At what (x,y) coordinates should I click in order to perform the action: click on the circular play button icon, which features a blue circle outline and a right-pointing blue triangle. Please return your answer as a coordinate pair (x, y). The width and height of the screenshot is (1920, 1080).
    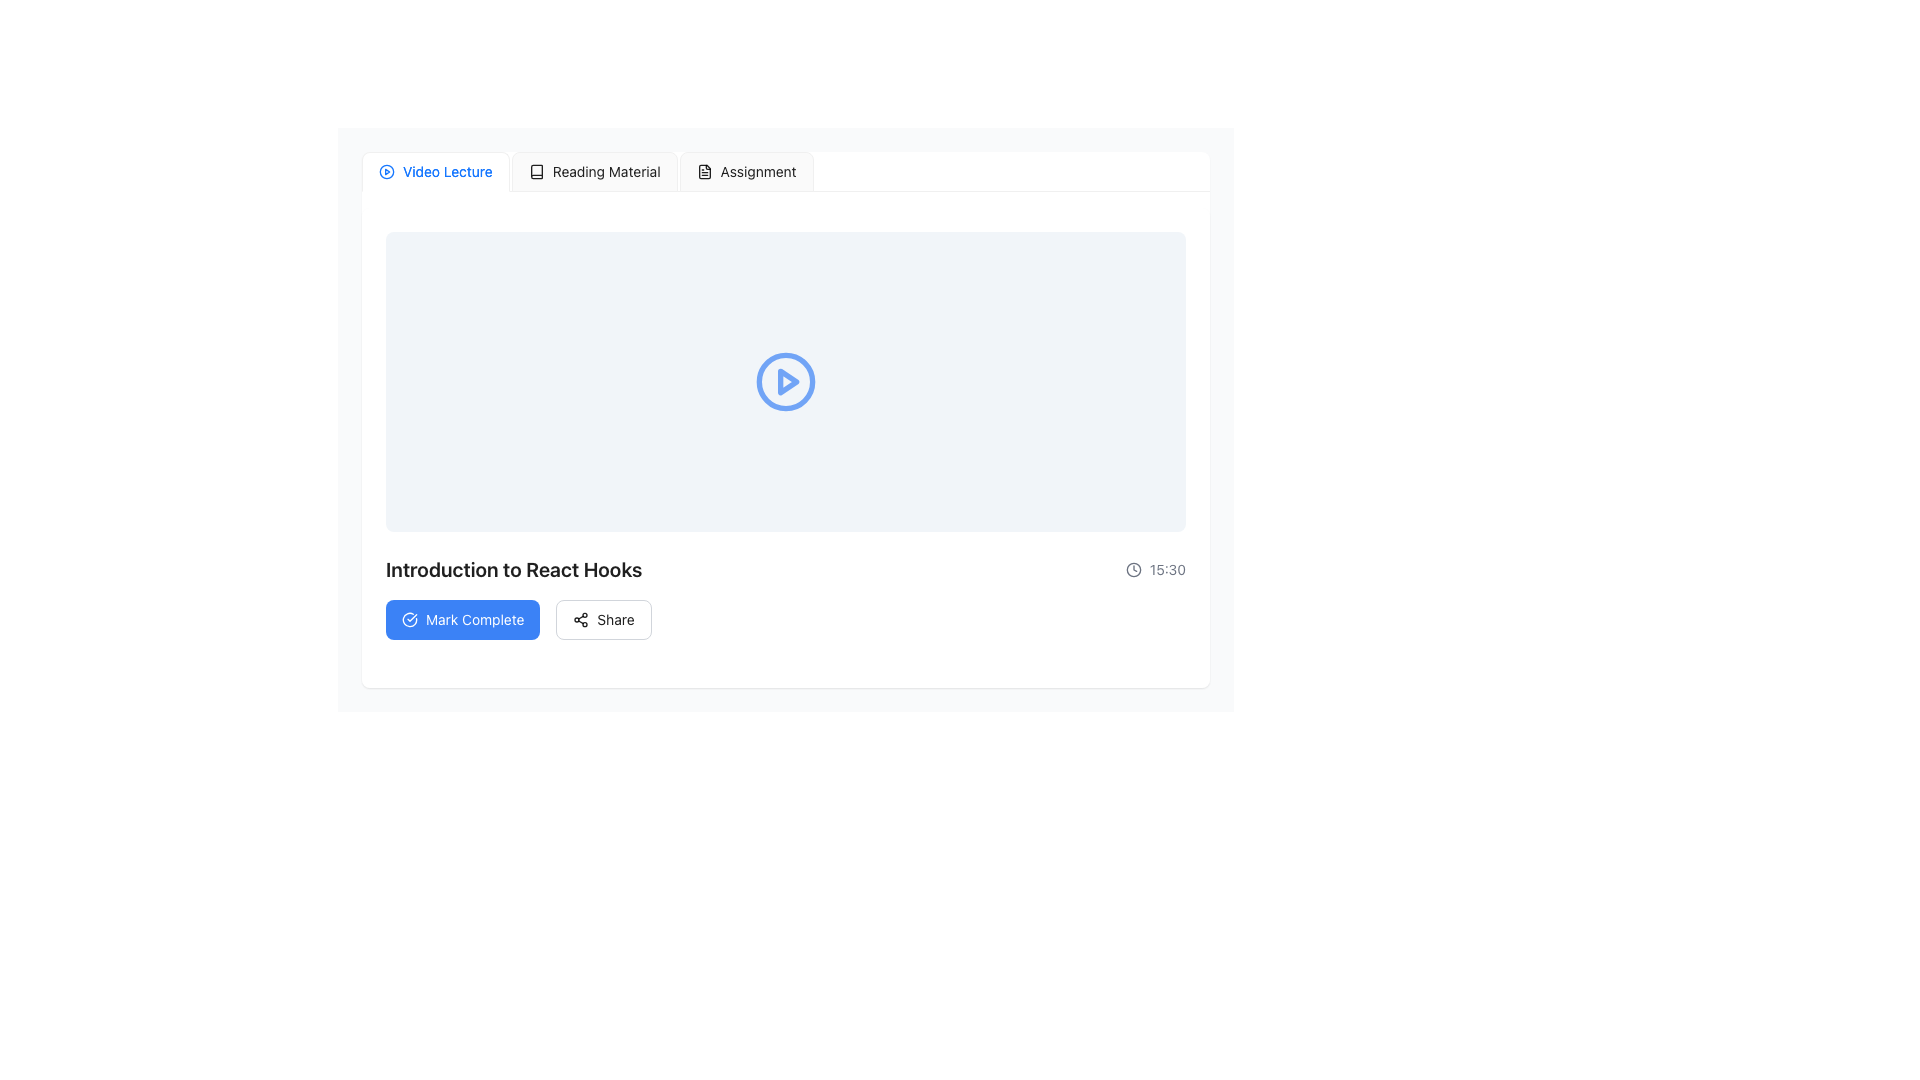
    Looking at the image, I should click on (785, 381).